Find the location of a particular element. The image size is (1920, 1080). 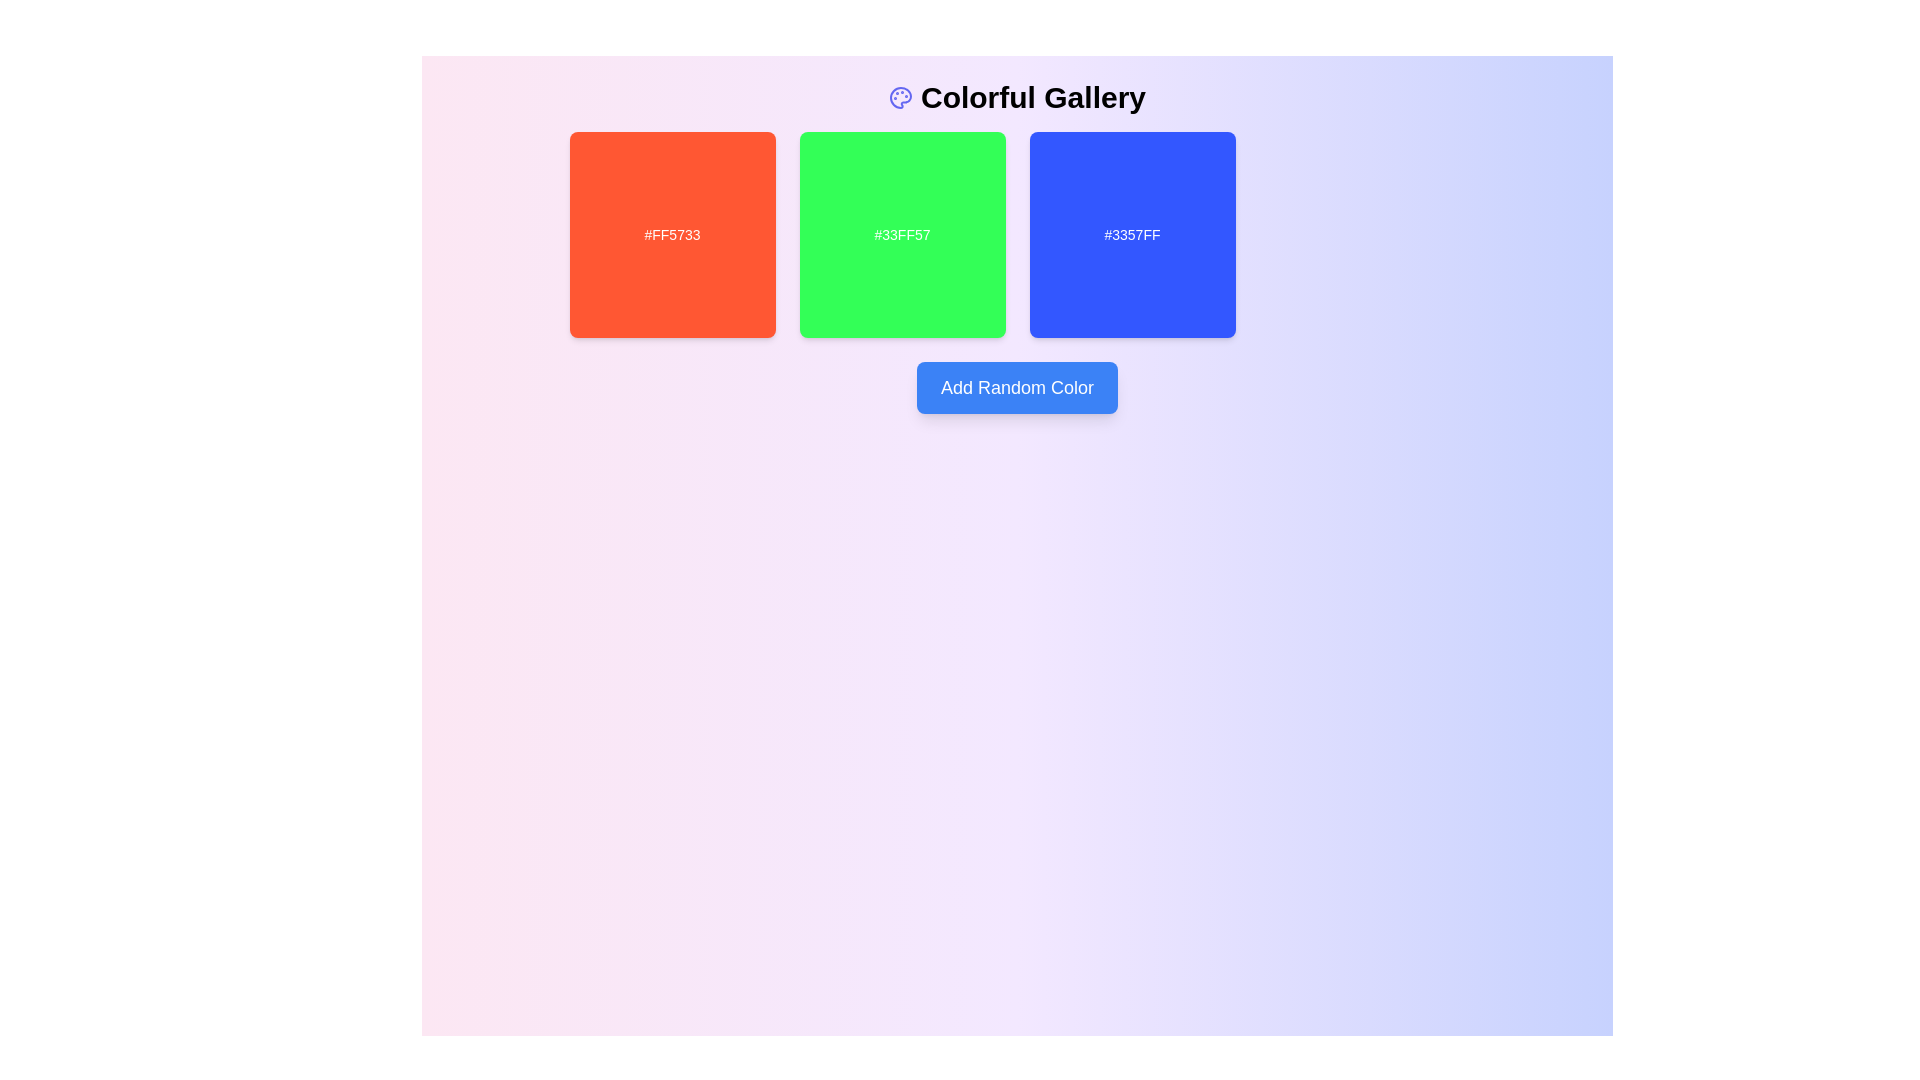

the text displaying '#33FF57' in a small, bold font, which is located in the central green square of a three-square layout is located at coordinates (901, 234).